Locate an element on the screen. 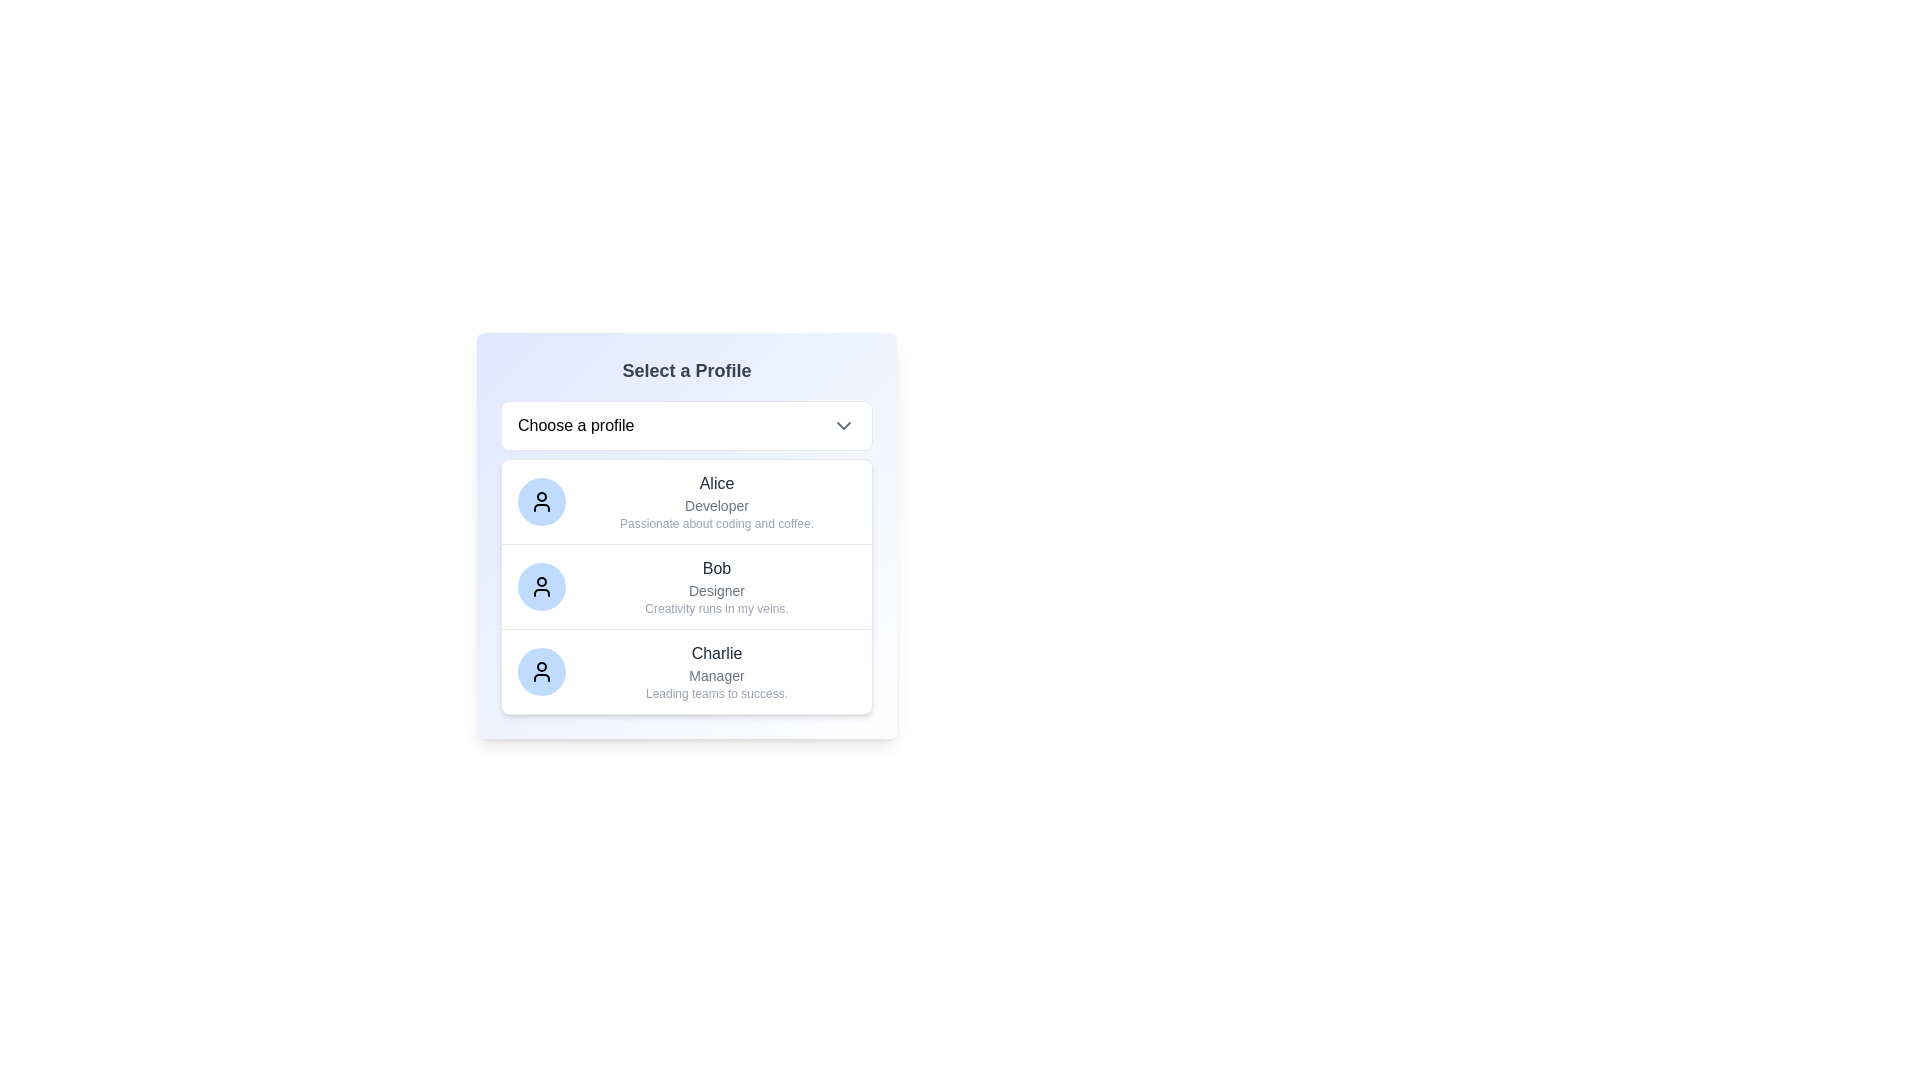 The height and width of the screenshot is (1080, 1920). the static Text Label that indicates the purpose of the associated dropdown menu for selecting a profile, located to the left of a chevron down icon is located at coordinates (575, 424).